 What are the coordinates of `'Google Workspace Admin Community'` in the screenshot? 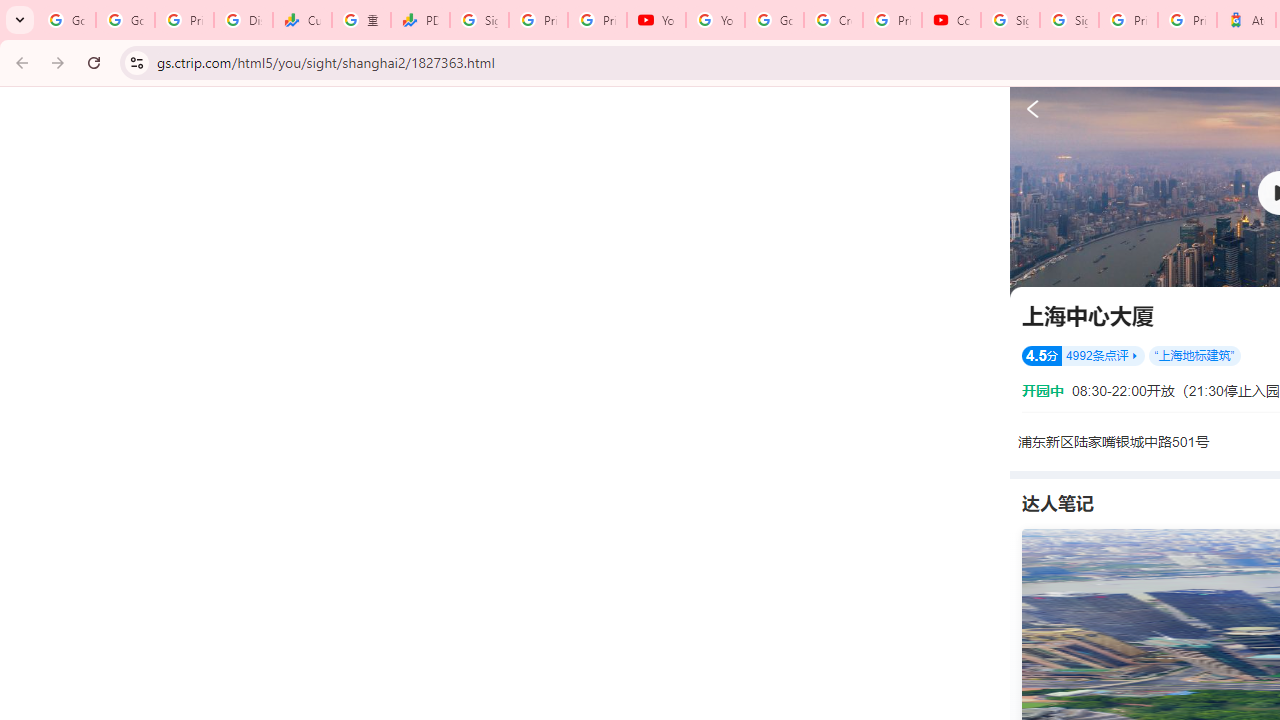 It's located at (66, 20).